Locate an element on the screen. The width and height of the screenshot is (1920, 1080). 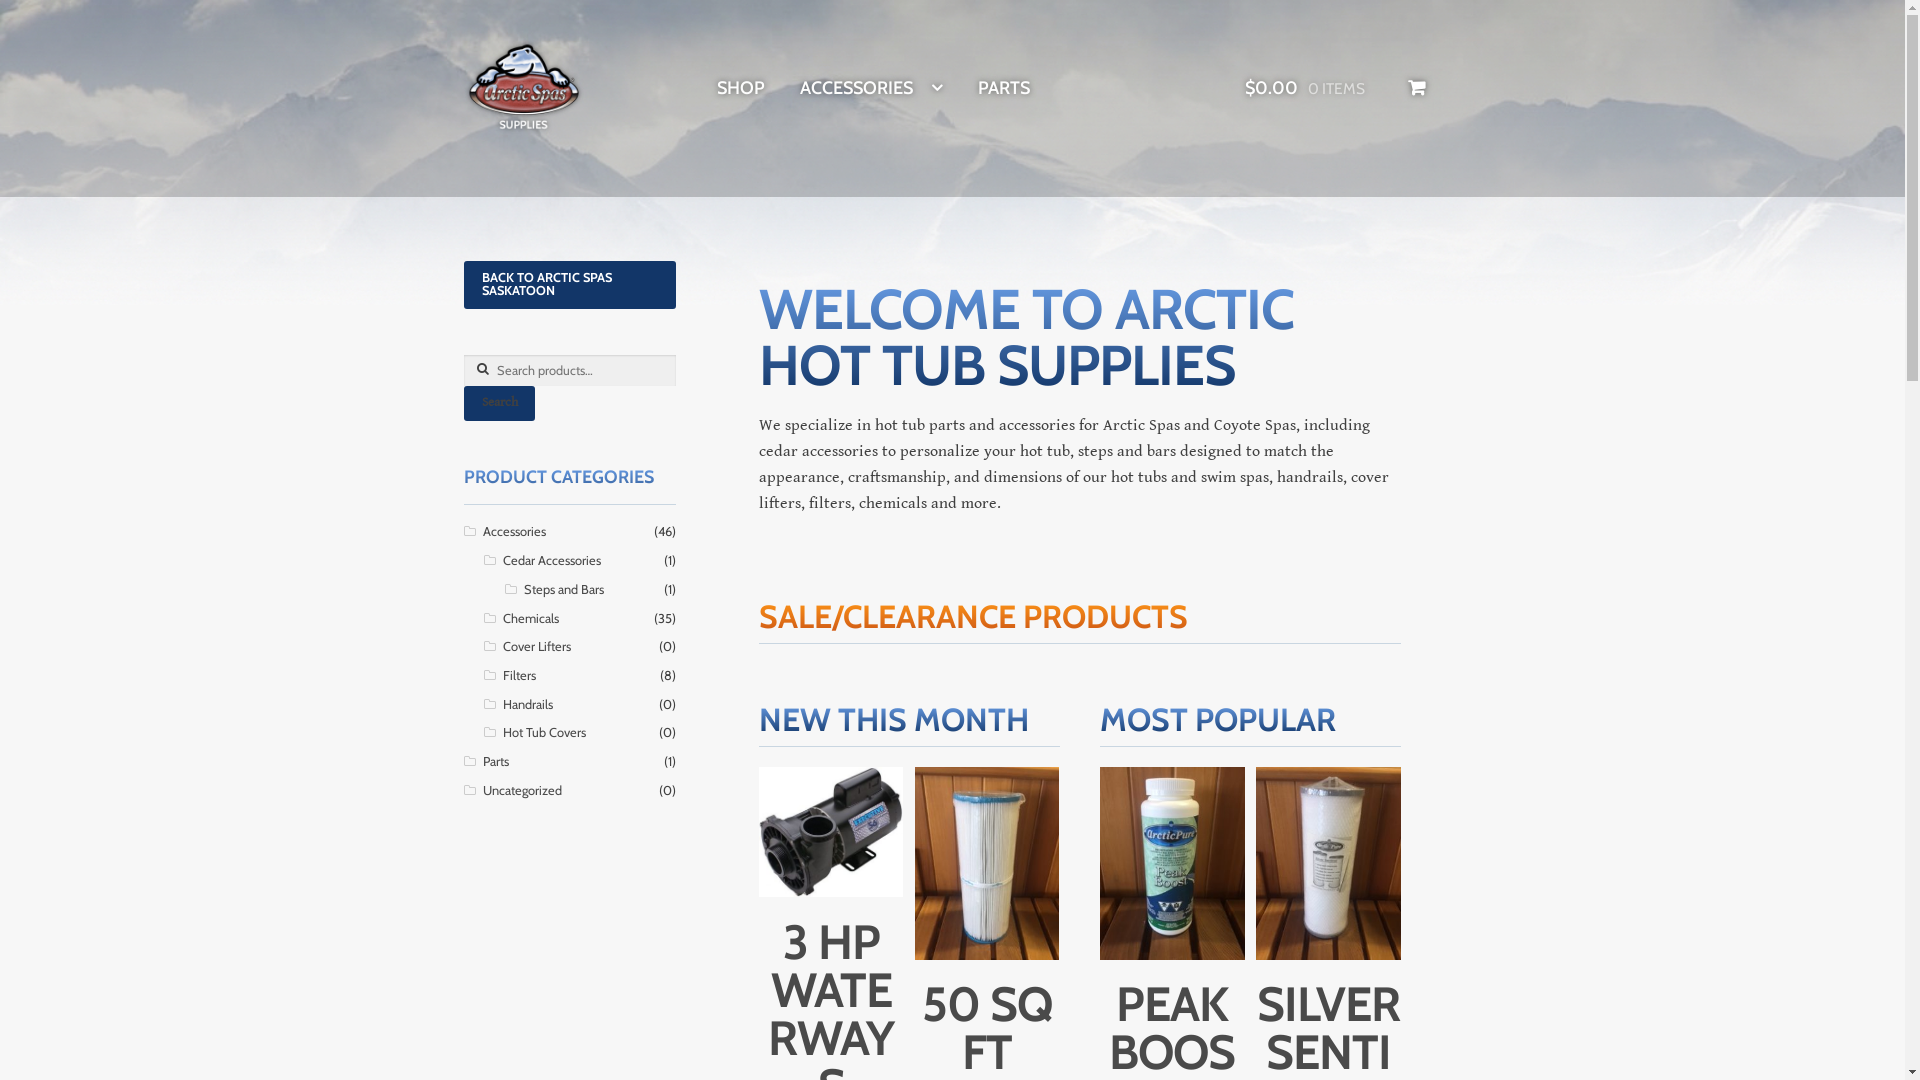
'Chemicals' is located at coordinates (531, 617).